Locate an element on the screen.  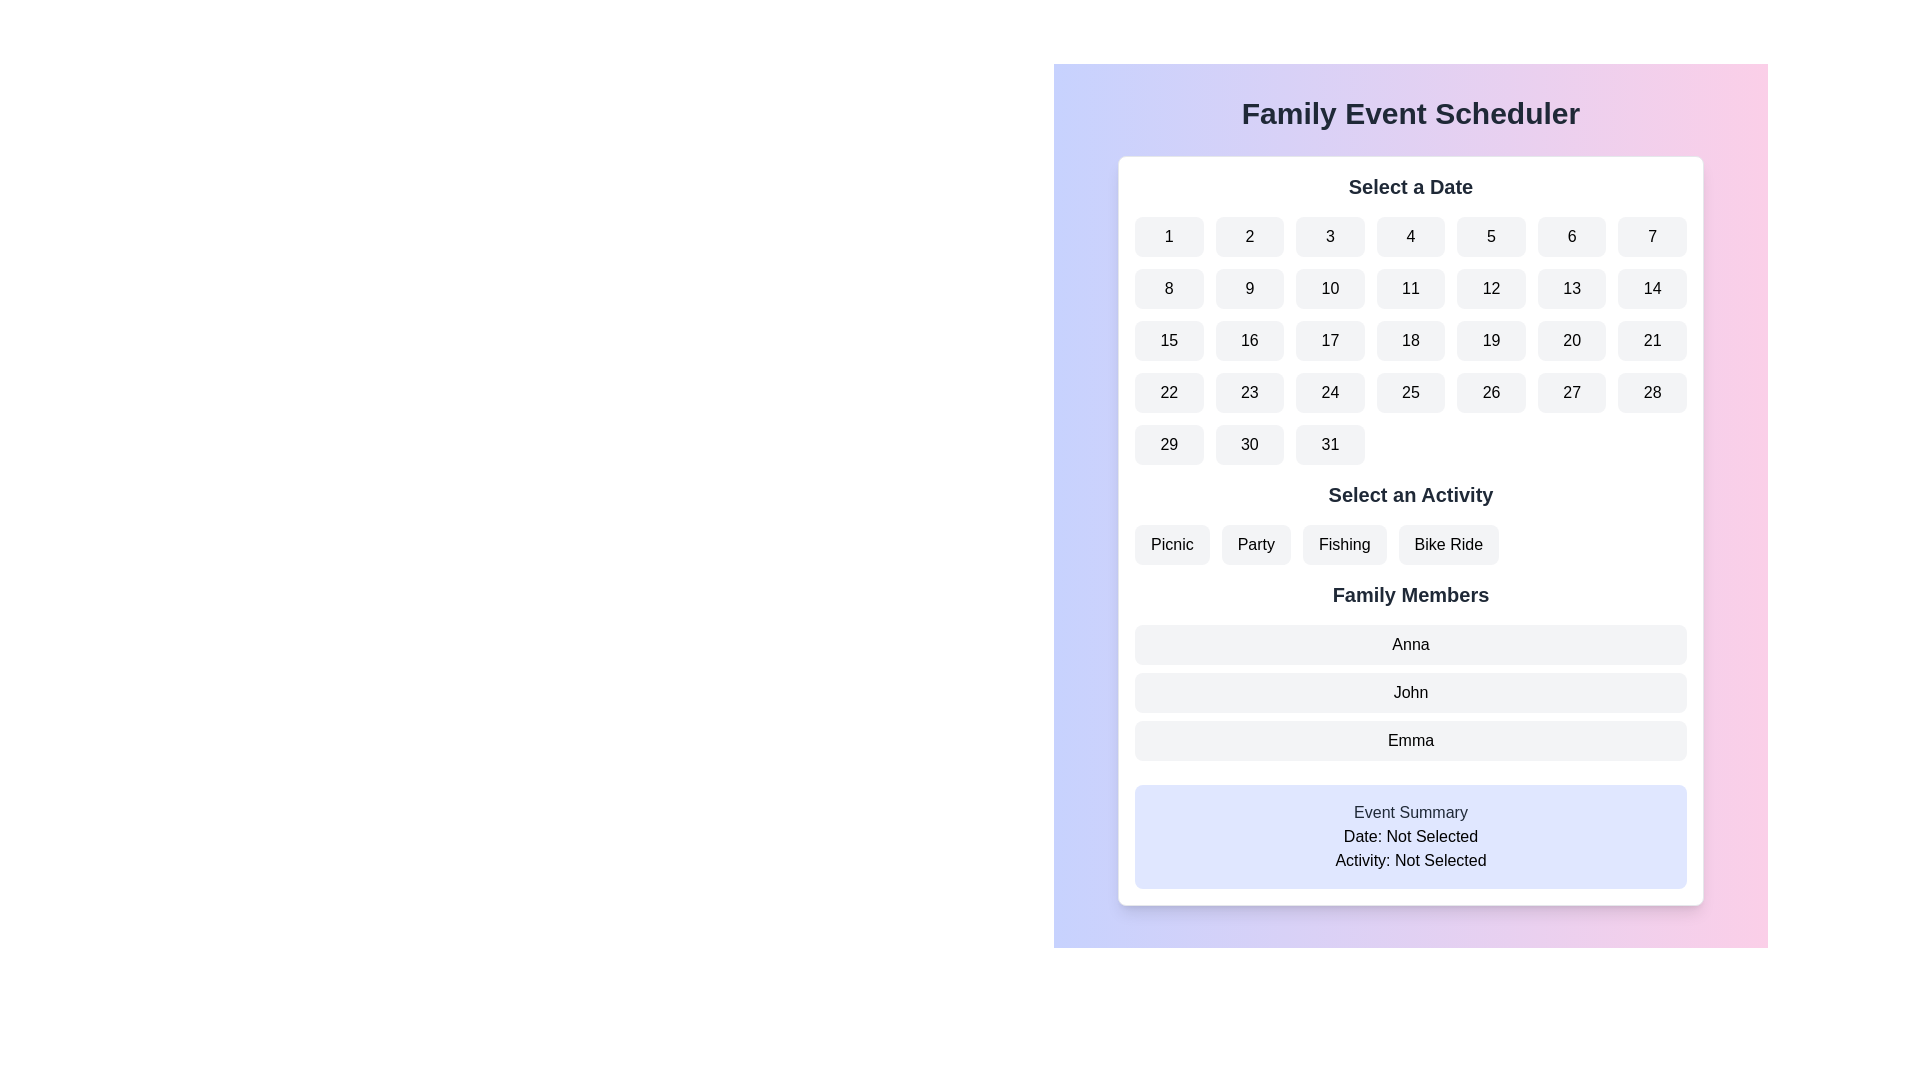
the text label displaying 'Date: Not Selected' within the 'Event Summary' panel, which is styled with a simple font and located above the 'Activity: Not Selected' text is located at coordinates (1410, 837).